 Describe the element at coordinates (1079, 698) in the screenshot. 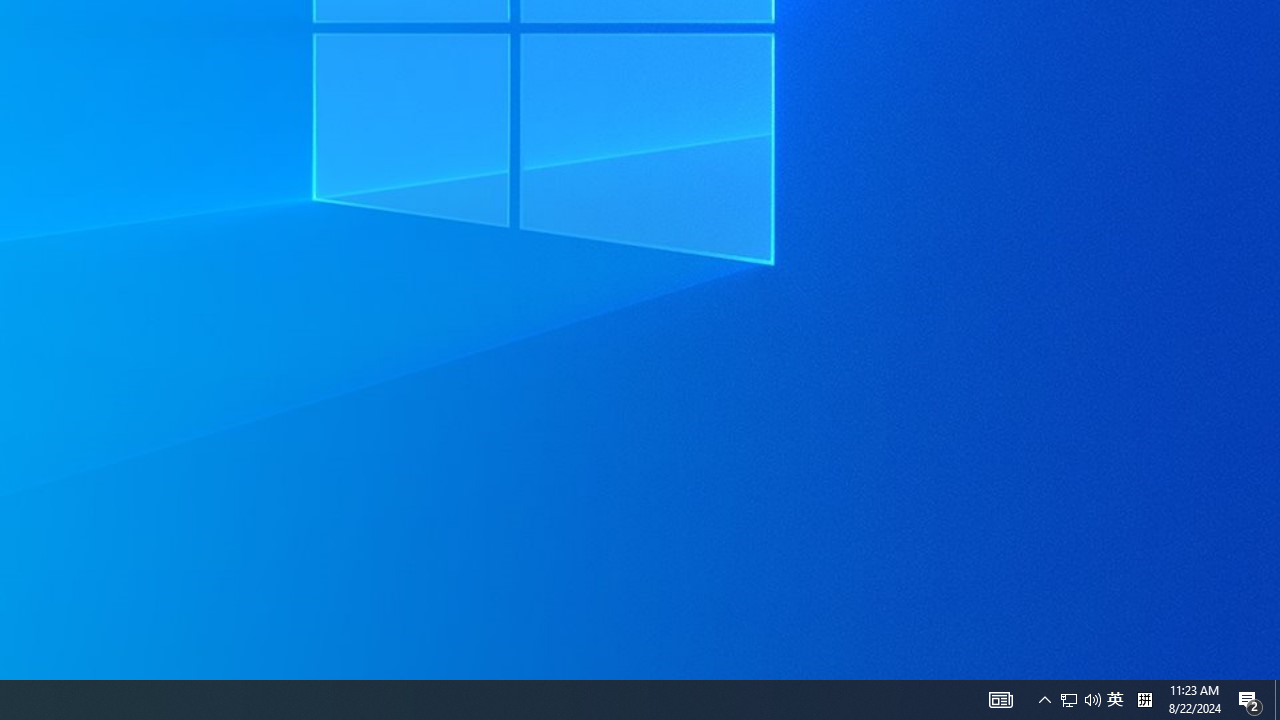

I see `'Q2790: 100%'` at that location.